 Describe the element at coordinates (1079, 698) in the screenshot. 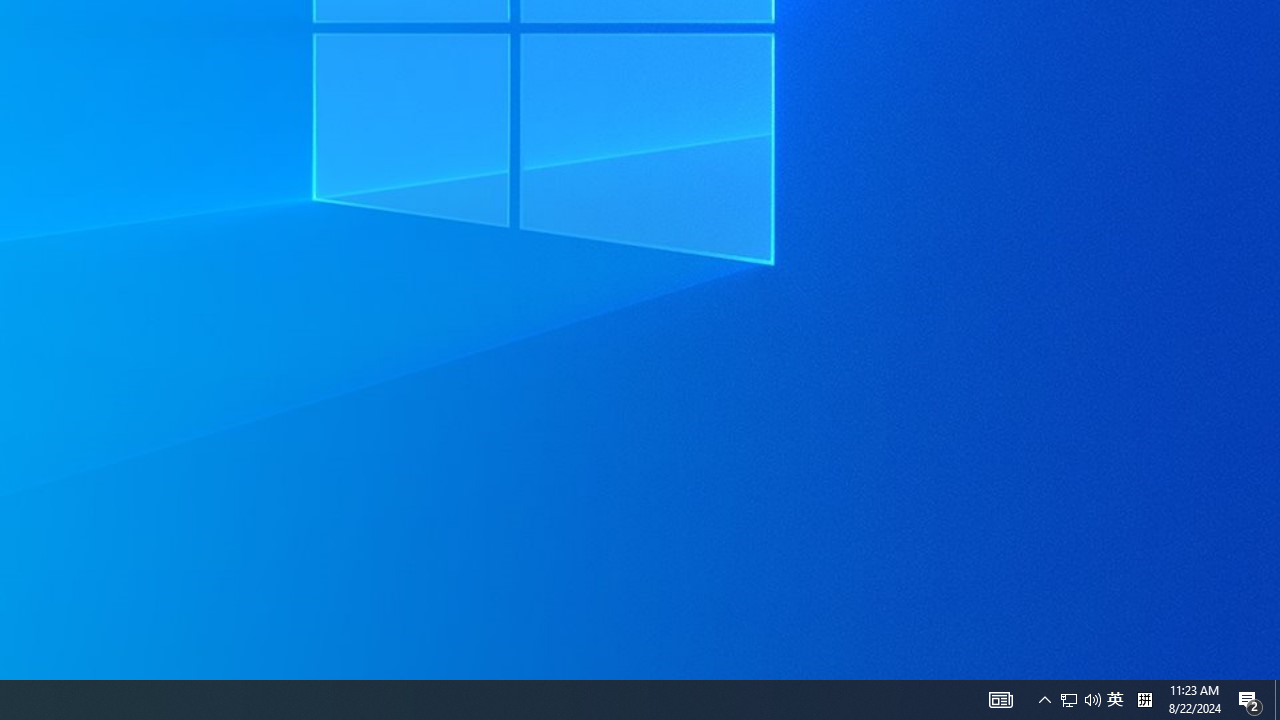

I see `'Q2790: 100%'` at that location.